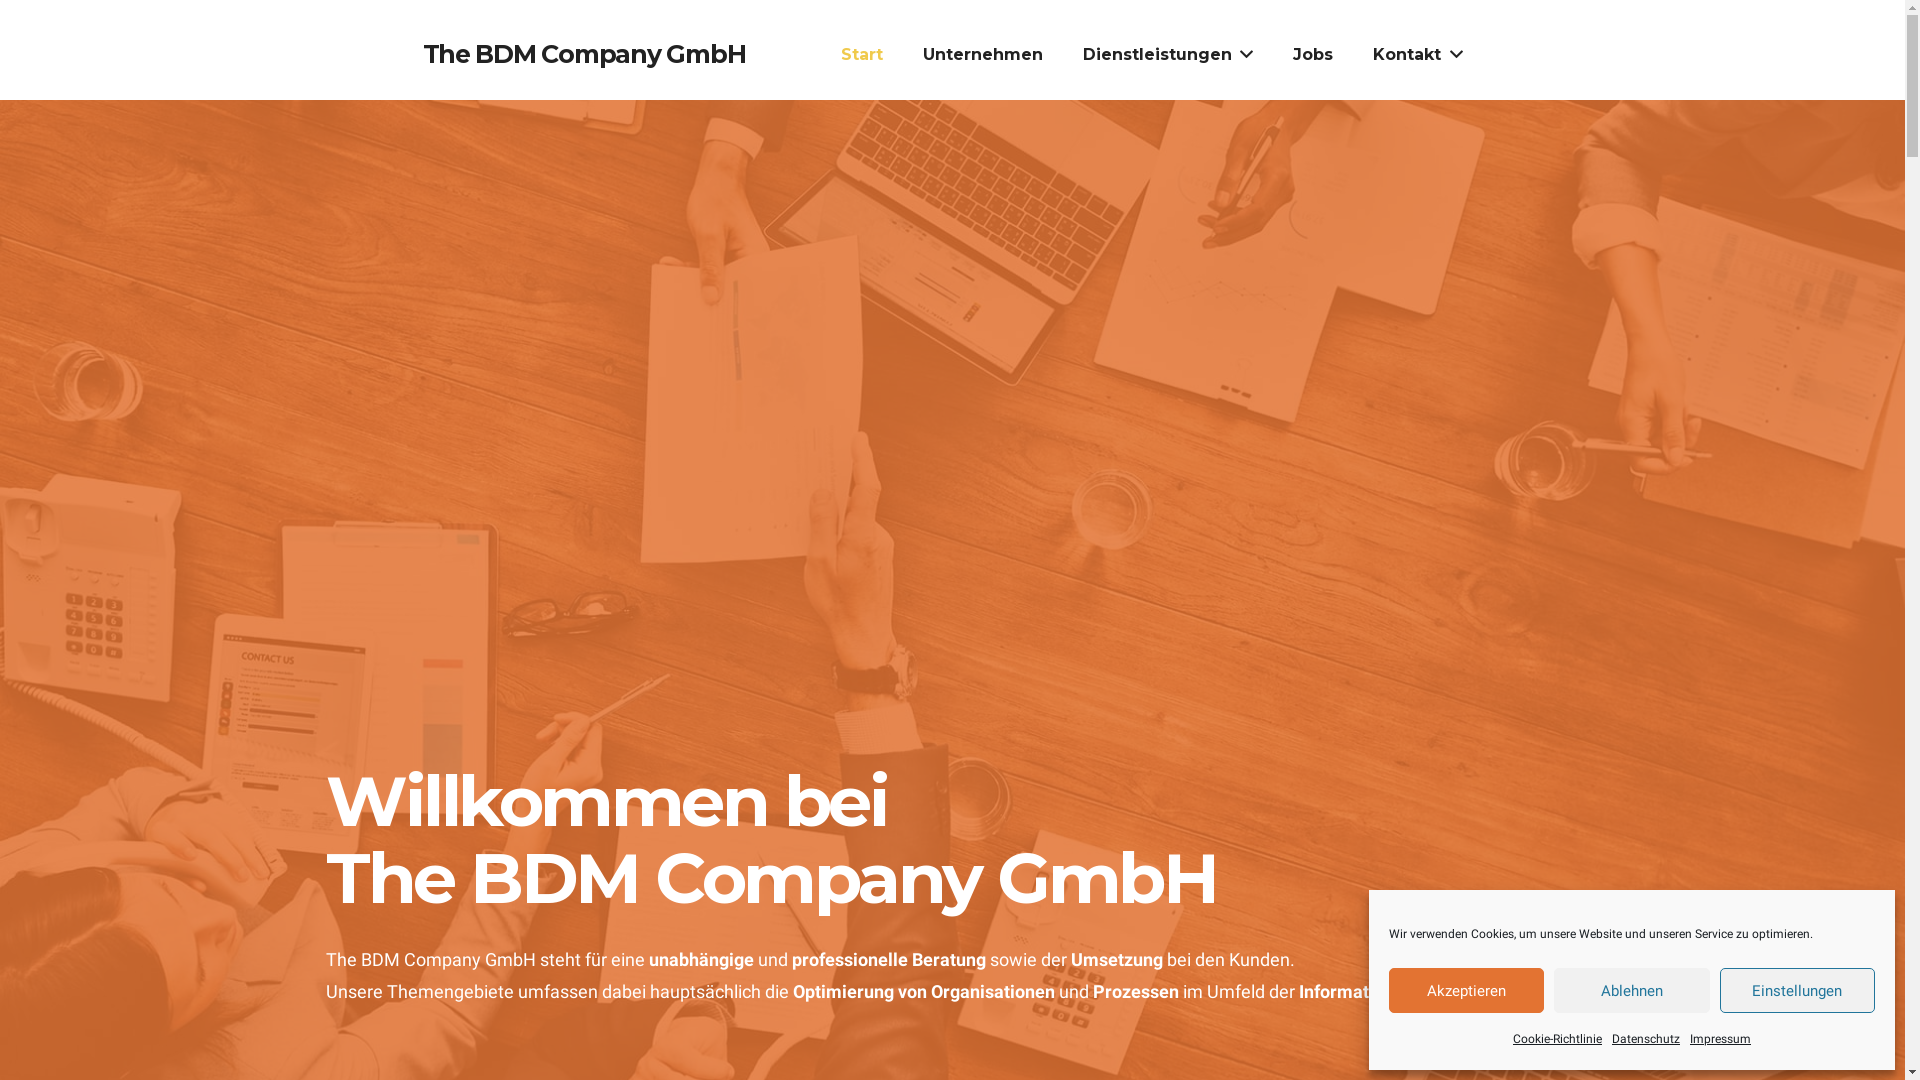 The height and width of the screenshot is (1080, 1920). I want to click on 'Jobs', so click(1313, 53).